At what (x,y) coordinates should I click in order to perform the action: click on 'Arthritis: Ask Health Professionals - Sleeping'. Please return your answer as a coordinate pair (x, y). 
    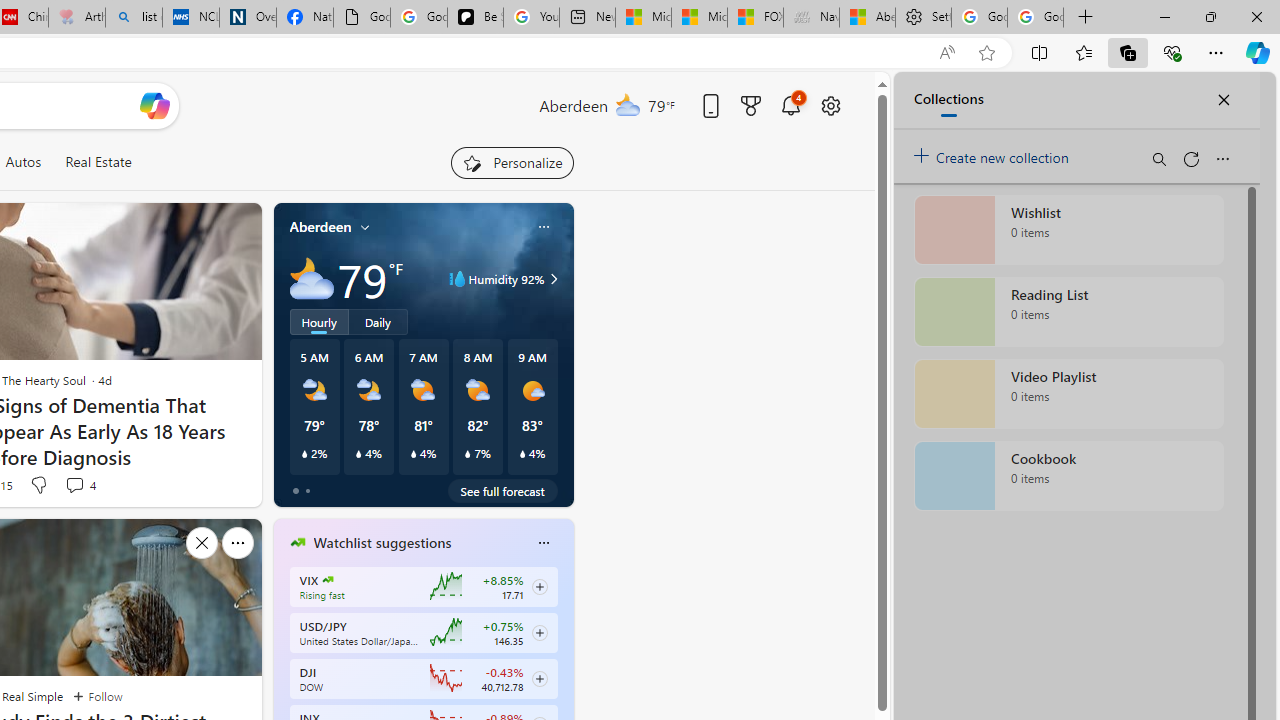
    Looking at the image, I should click on (76, 17).